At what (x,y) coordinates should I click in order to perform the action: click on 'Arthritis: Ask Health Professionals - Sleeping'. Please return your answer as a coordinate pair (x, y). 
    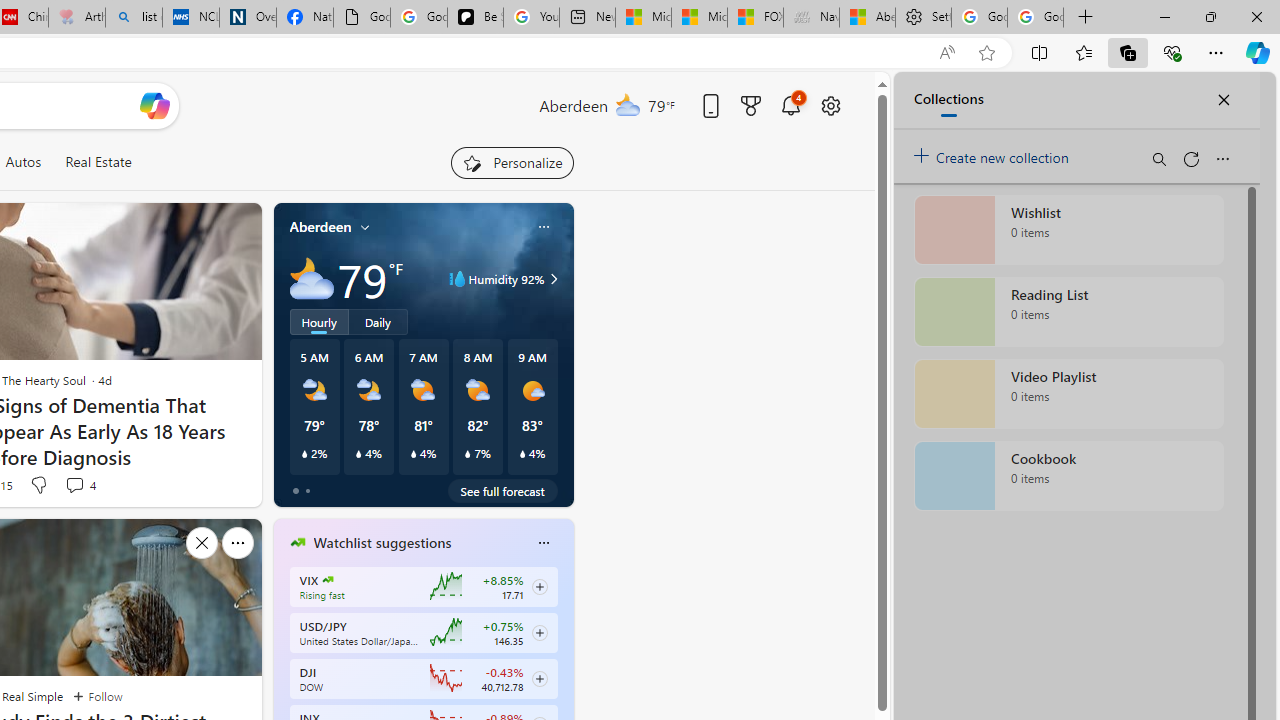
    Looking at the image, I should click on (76, 17).